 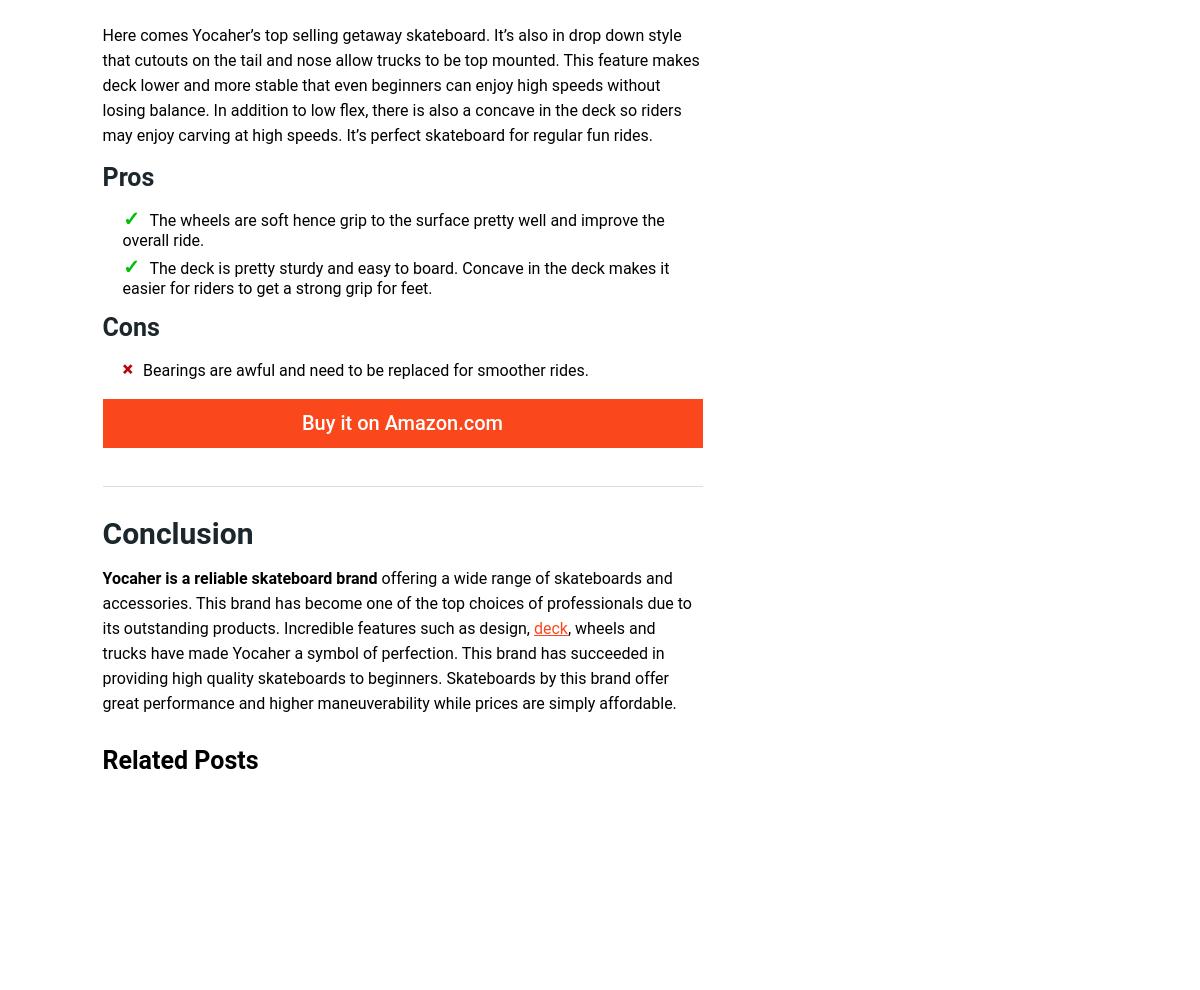 I want to click on 'Buy it on Amazon.com', so click(x=300, y=422).